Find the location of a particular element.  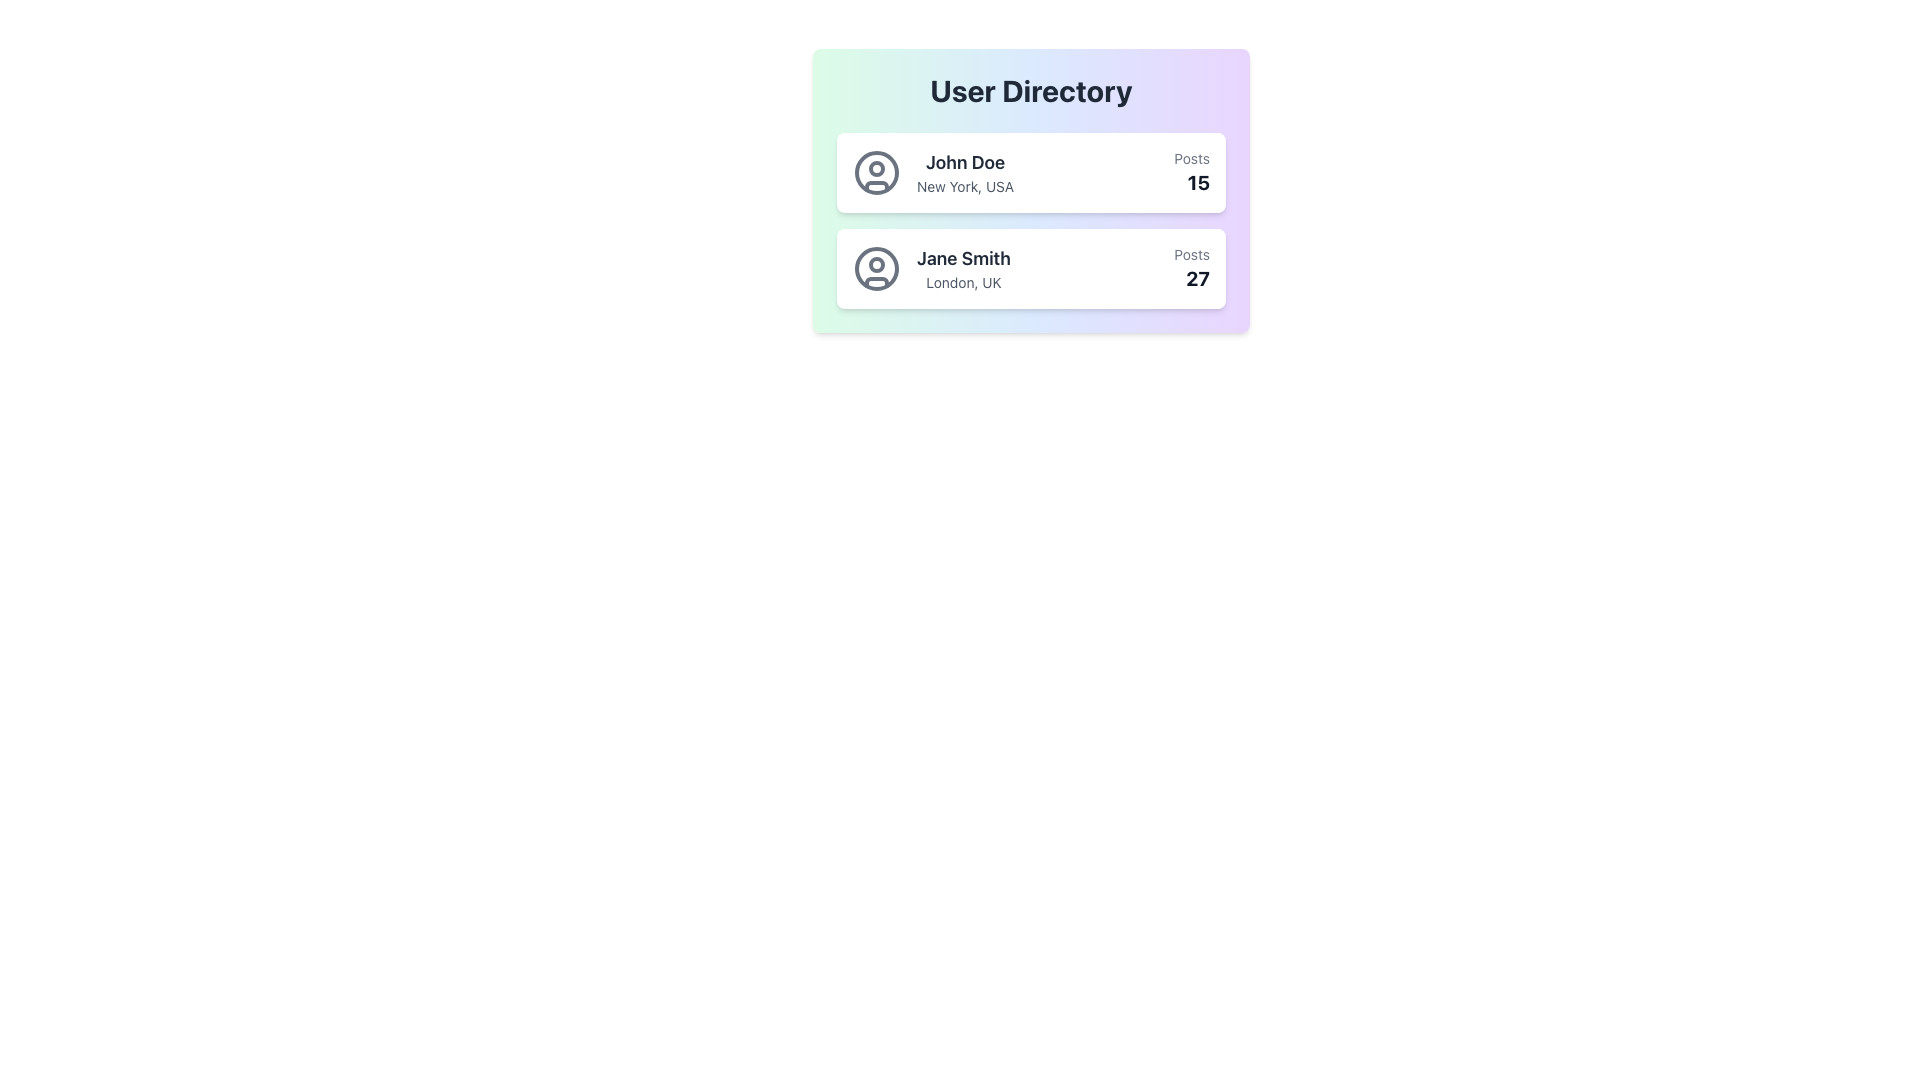

the Text Display element showing 'Posts' and '27' located at the bottom right corner of the entry for 'Jane Smith' in the user directory list is located at coordinates (1192, 268).